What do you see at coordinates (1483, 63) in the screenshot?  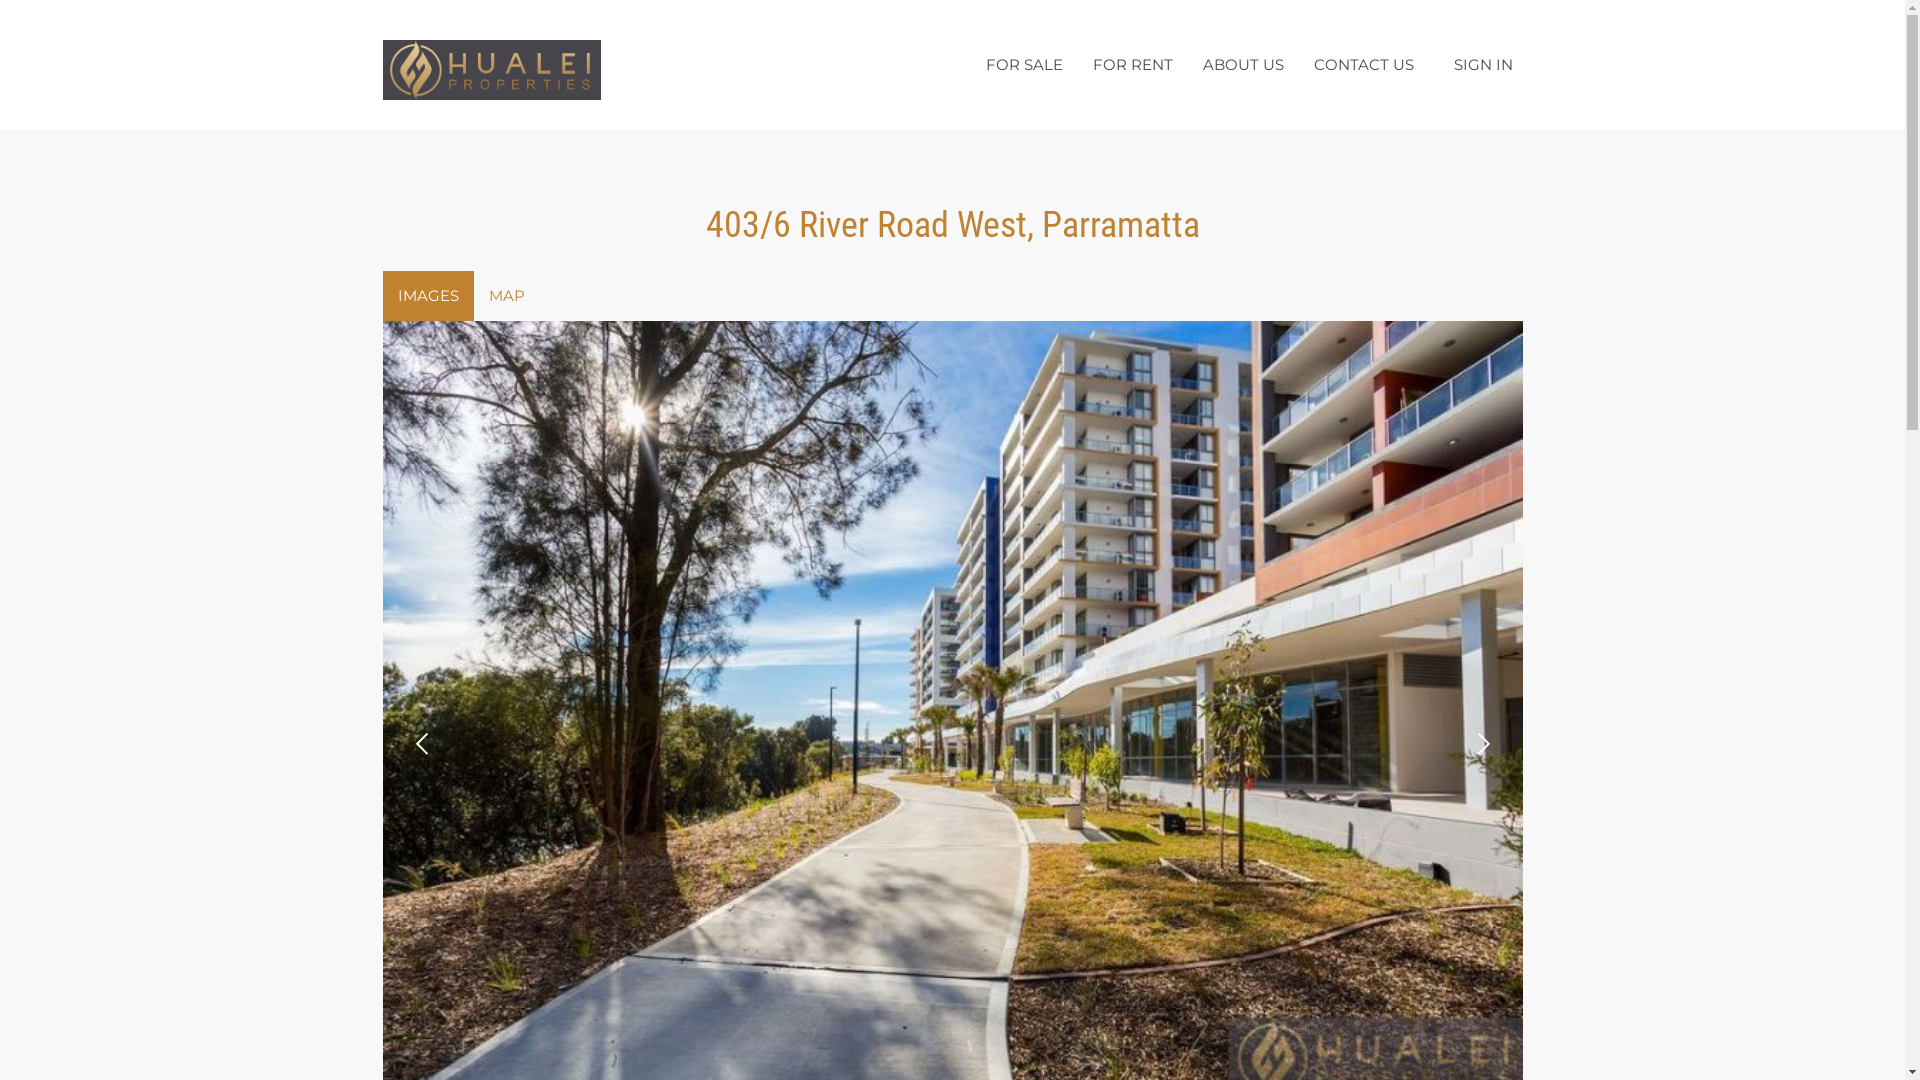 I see `'SIGN IN'` at bounding box center [1483, 63].